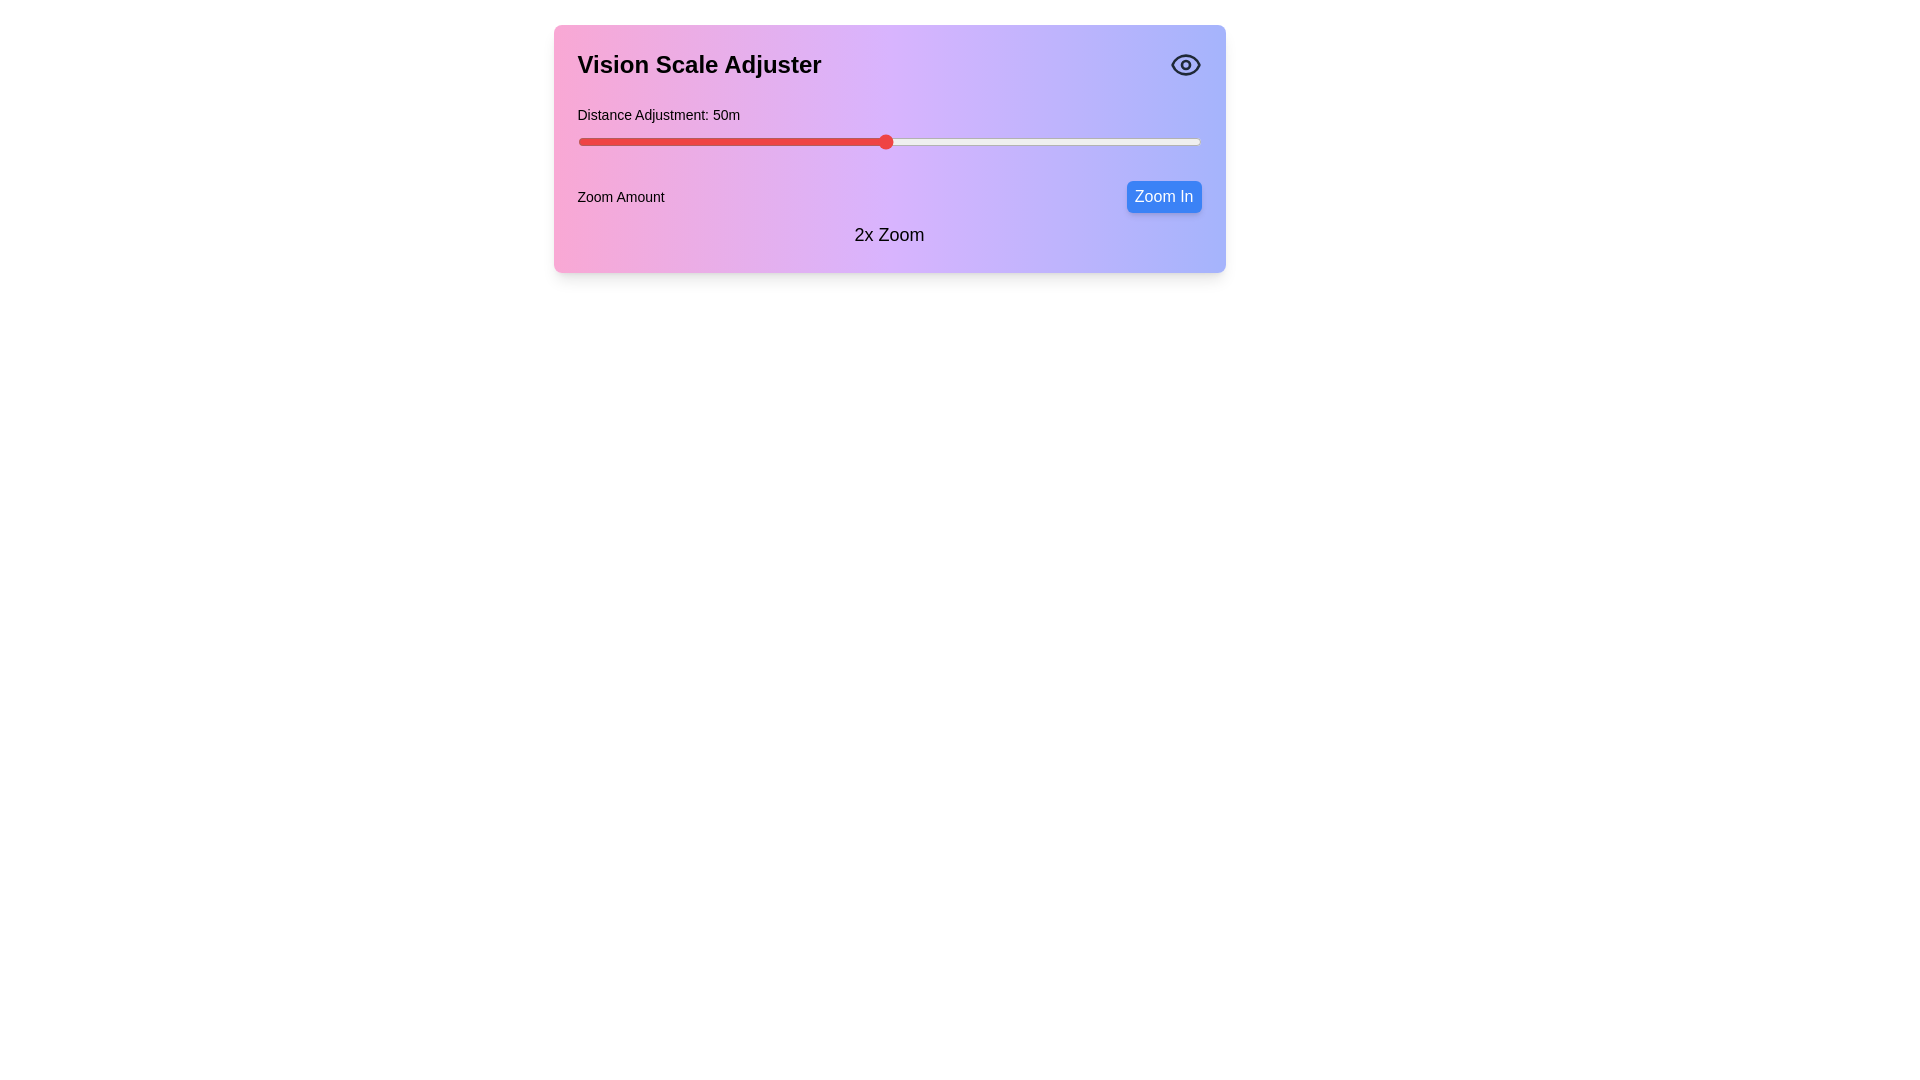  What do you see at coordinates (658, 115) in the screenshot?
I see `the text label reading 'Distance Adjustment: 50m' which is positioned under the header 'Vision Scale Adjuster' and aligned to the left of a slider control` at bounding box center [658, 115].